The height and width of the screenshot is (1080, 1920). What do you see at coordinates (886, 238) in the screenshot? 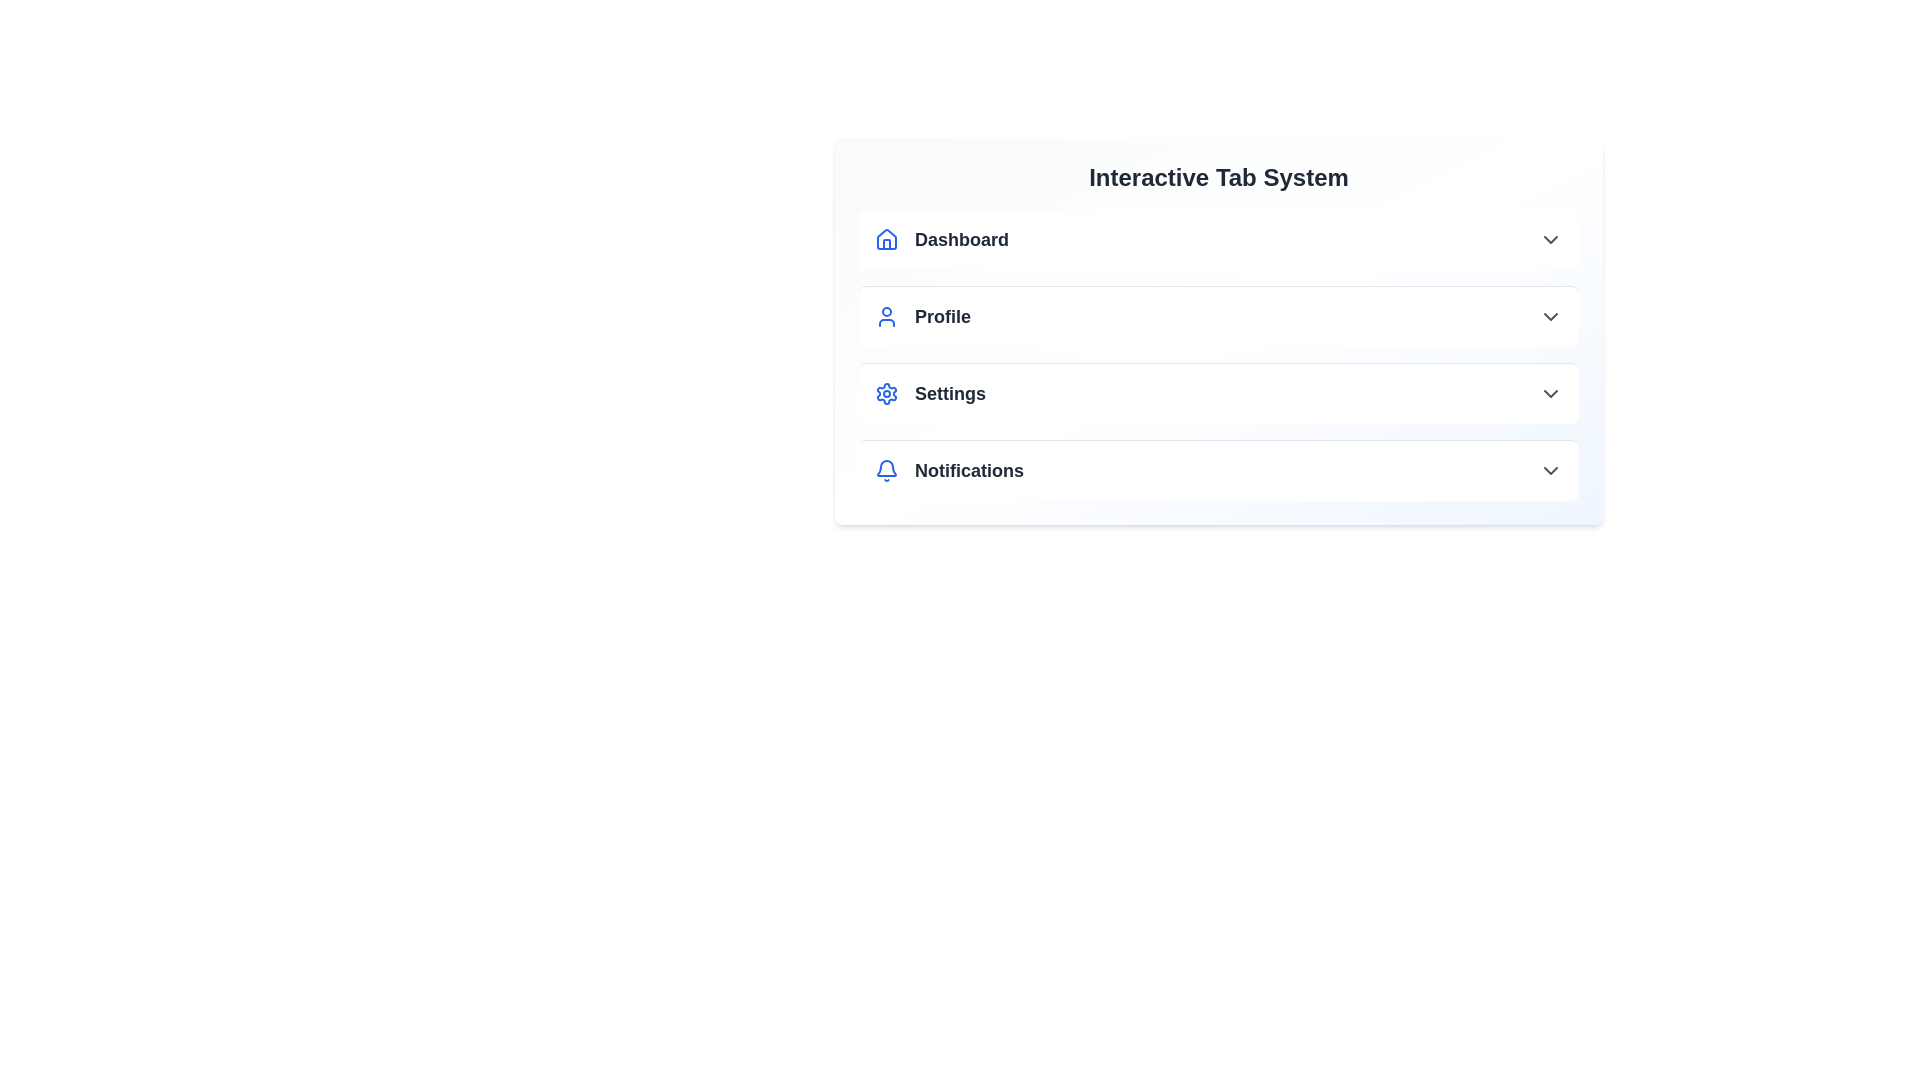
I see `the visual representation of the home icon located at the left side of the first item in a vertical list of four tabs in the navigation menu` at bounding box center [886, 238].